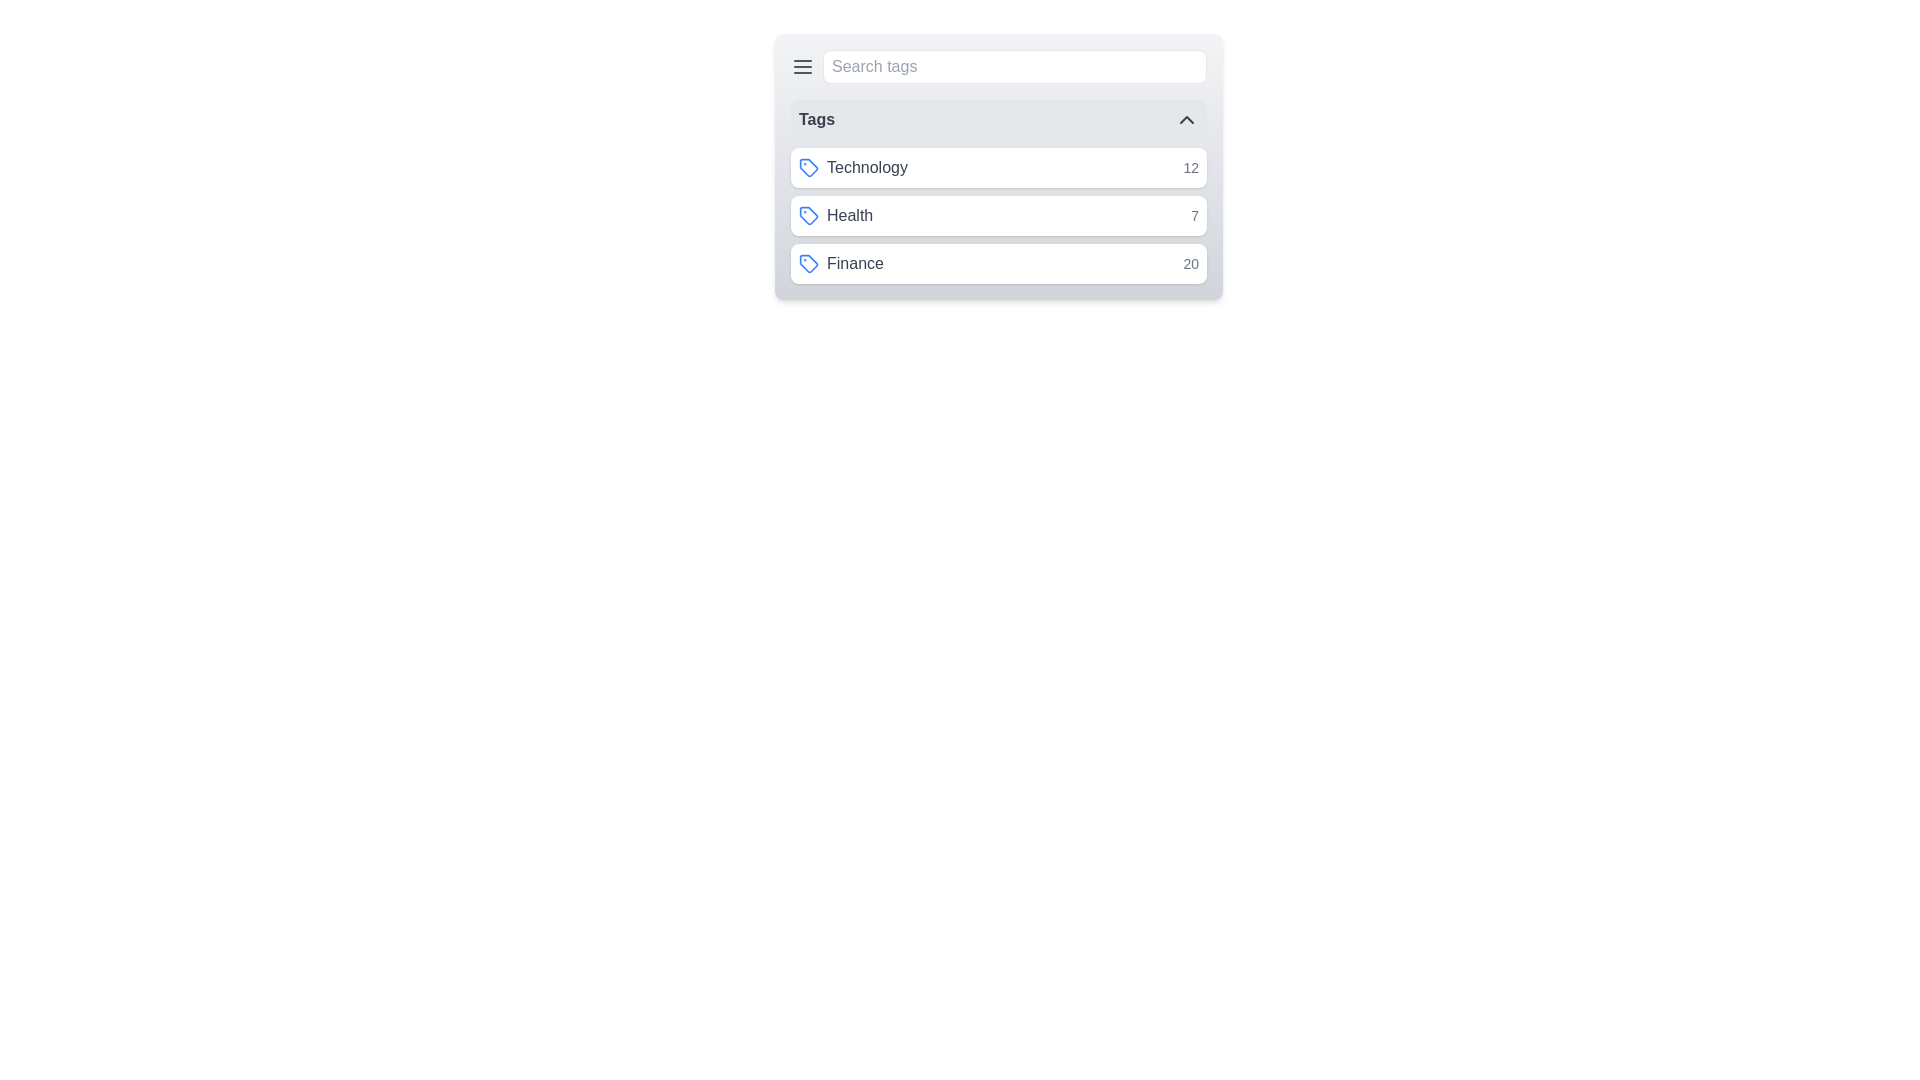 The width and height of the screenshot is (1920, 1080). Describe the element at coordinates (998, 167) in the screenshot. I see `the tag Technology from the list` at that location.